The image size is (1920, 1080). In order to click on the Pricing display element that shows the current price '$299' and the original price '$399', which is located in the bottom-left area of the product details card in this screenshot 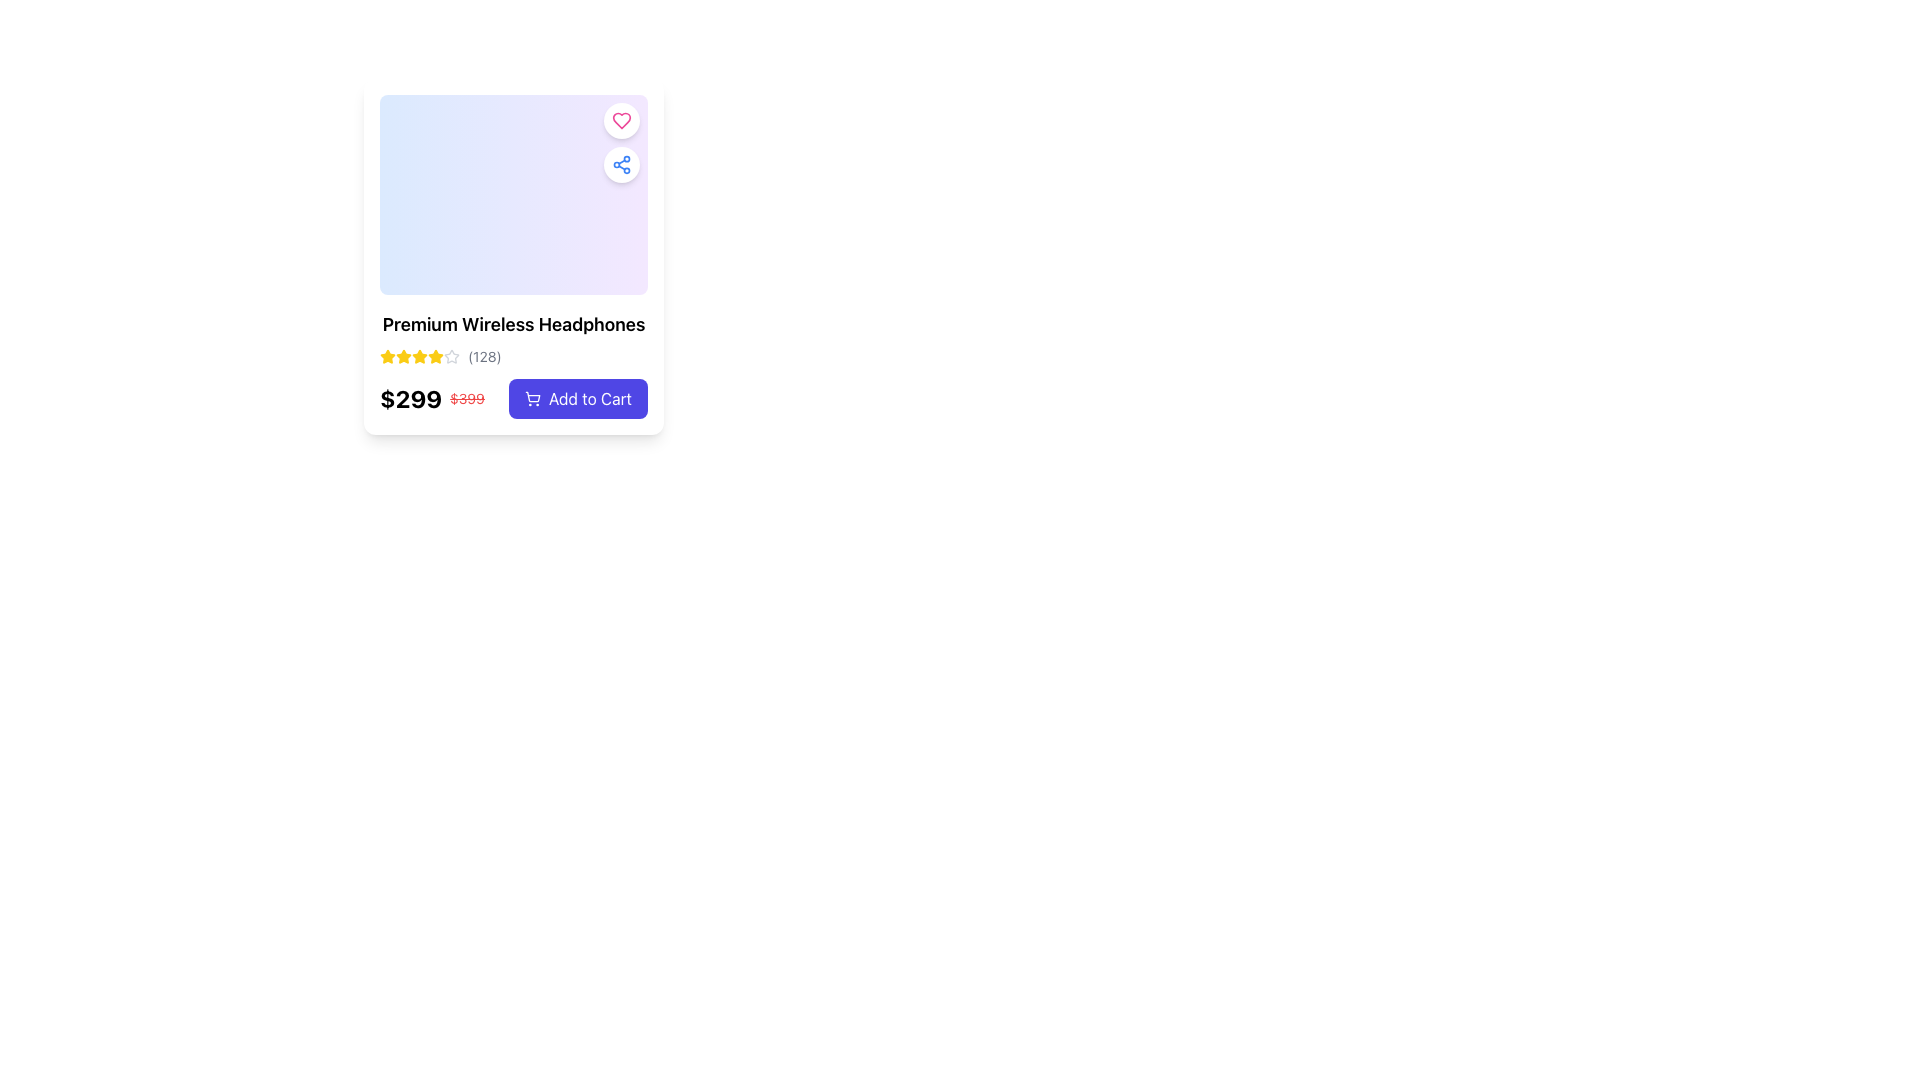, I will do `click(431, 398)`.